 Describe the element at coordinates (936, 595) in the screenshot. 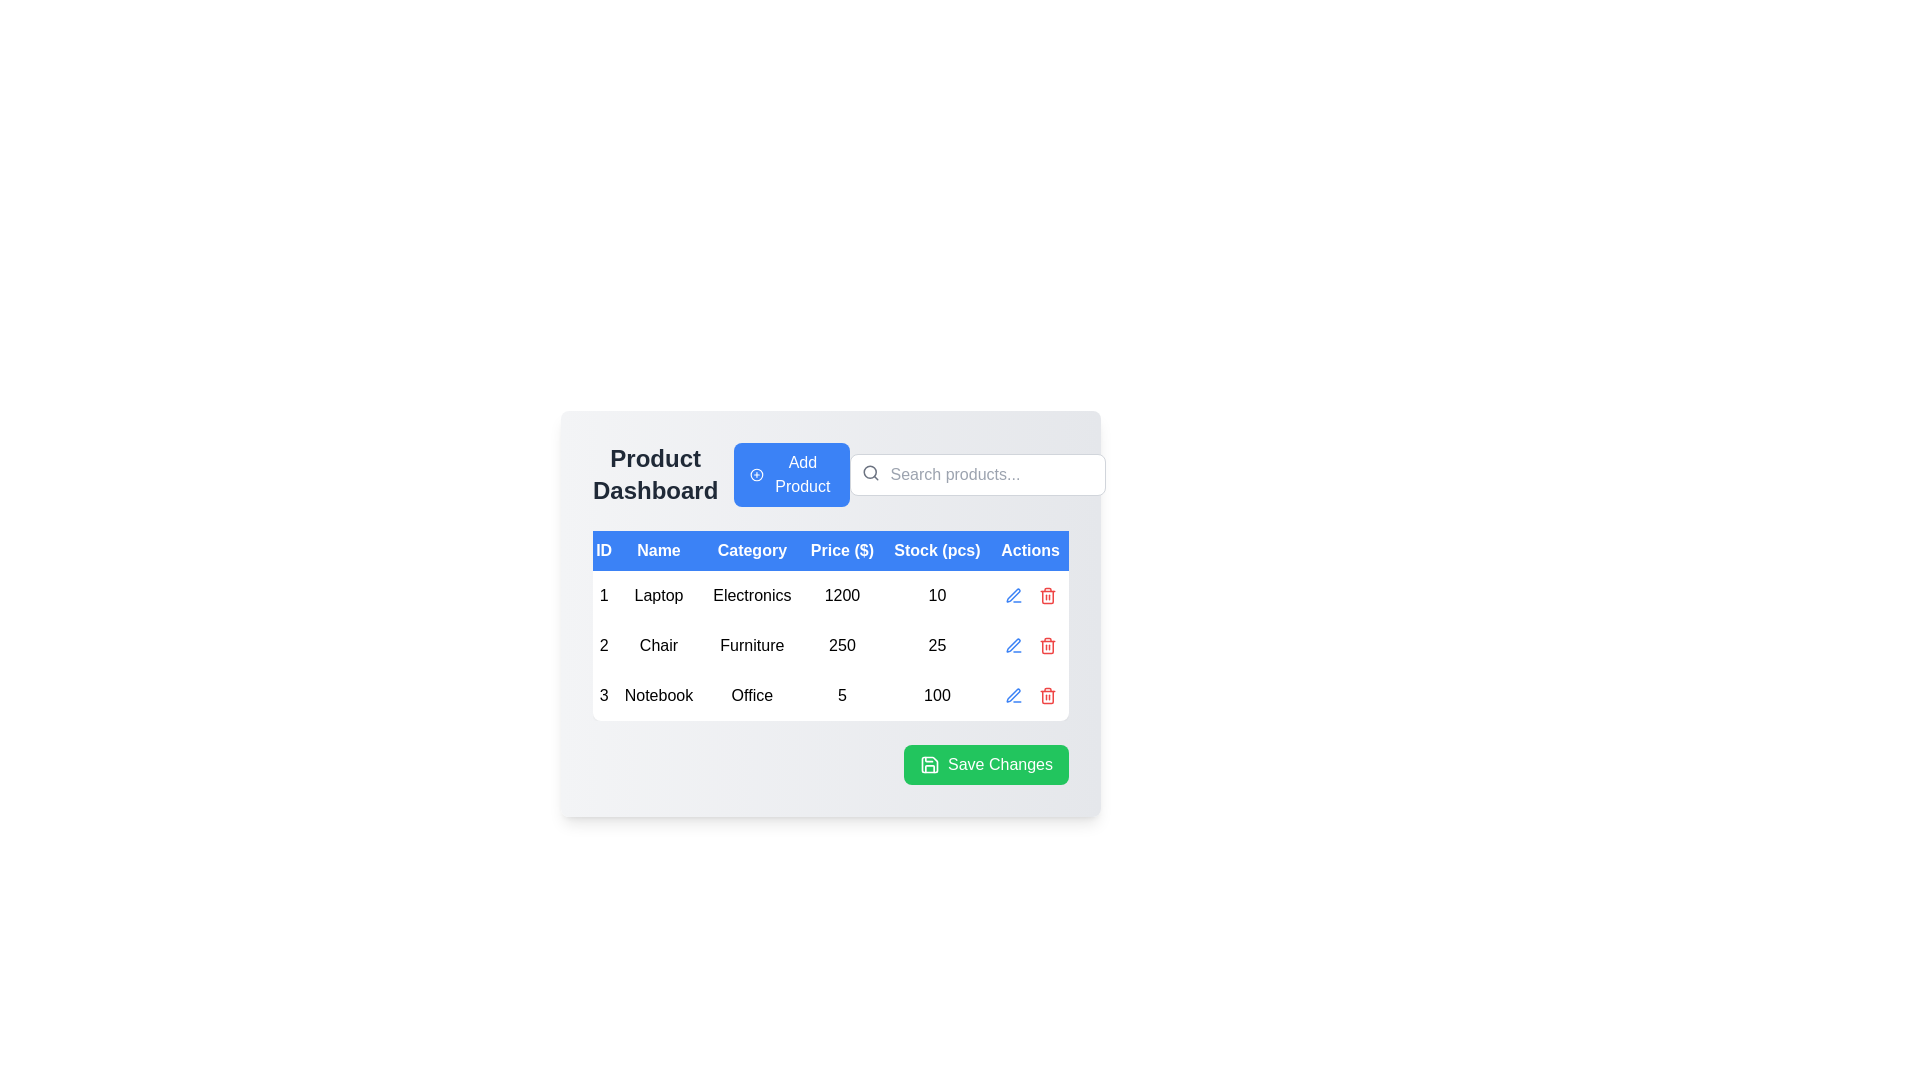

I see `displayed text '10' in the 'Stock (pcs)' column for the laptop product in the table` at that location.